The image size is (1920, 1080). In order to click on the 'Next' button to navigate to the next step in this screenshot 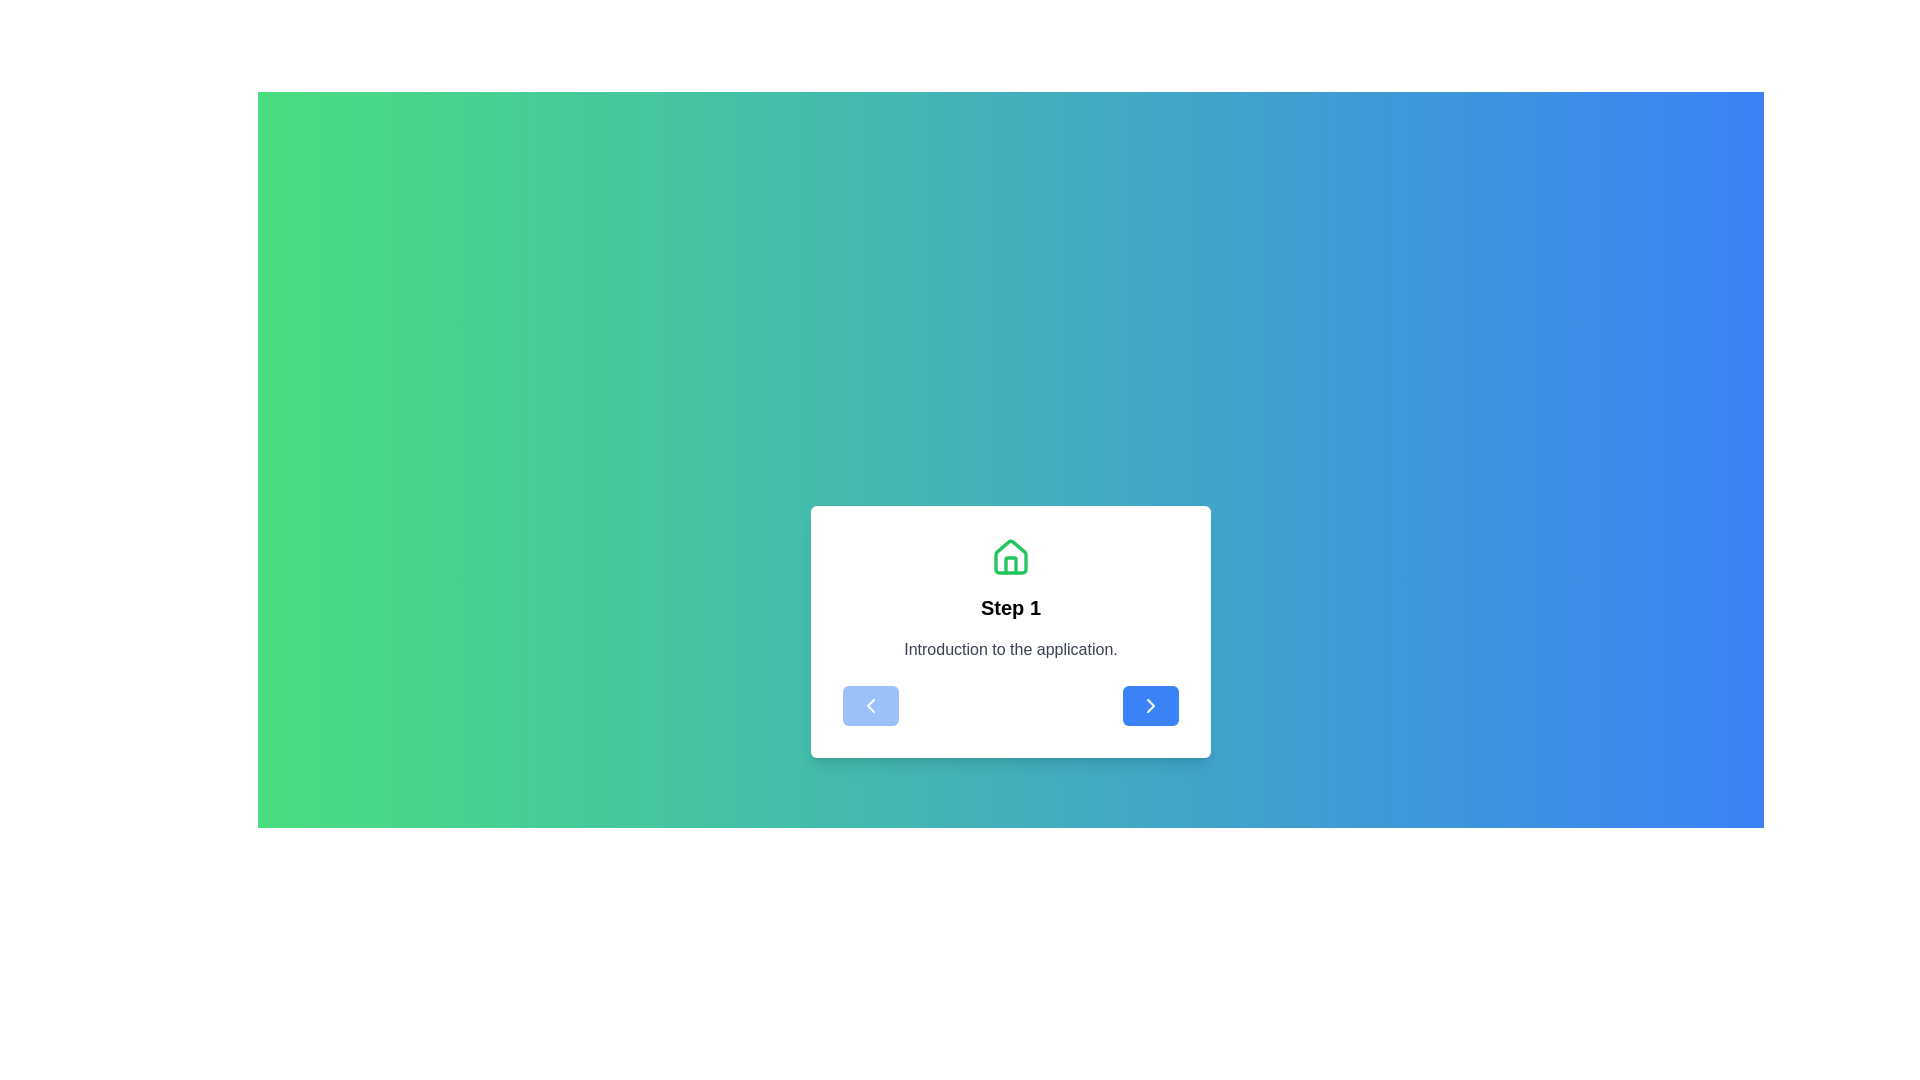, I will do `click(1151, 704)`.